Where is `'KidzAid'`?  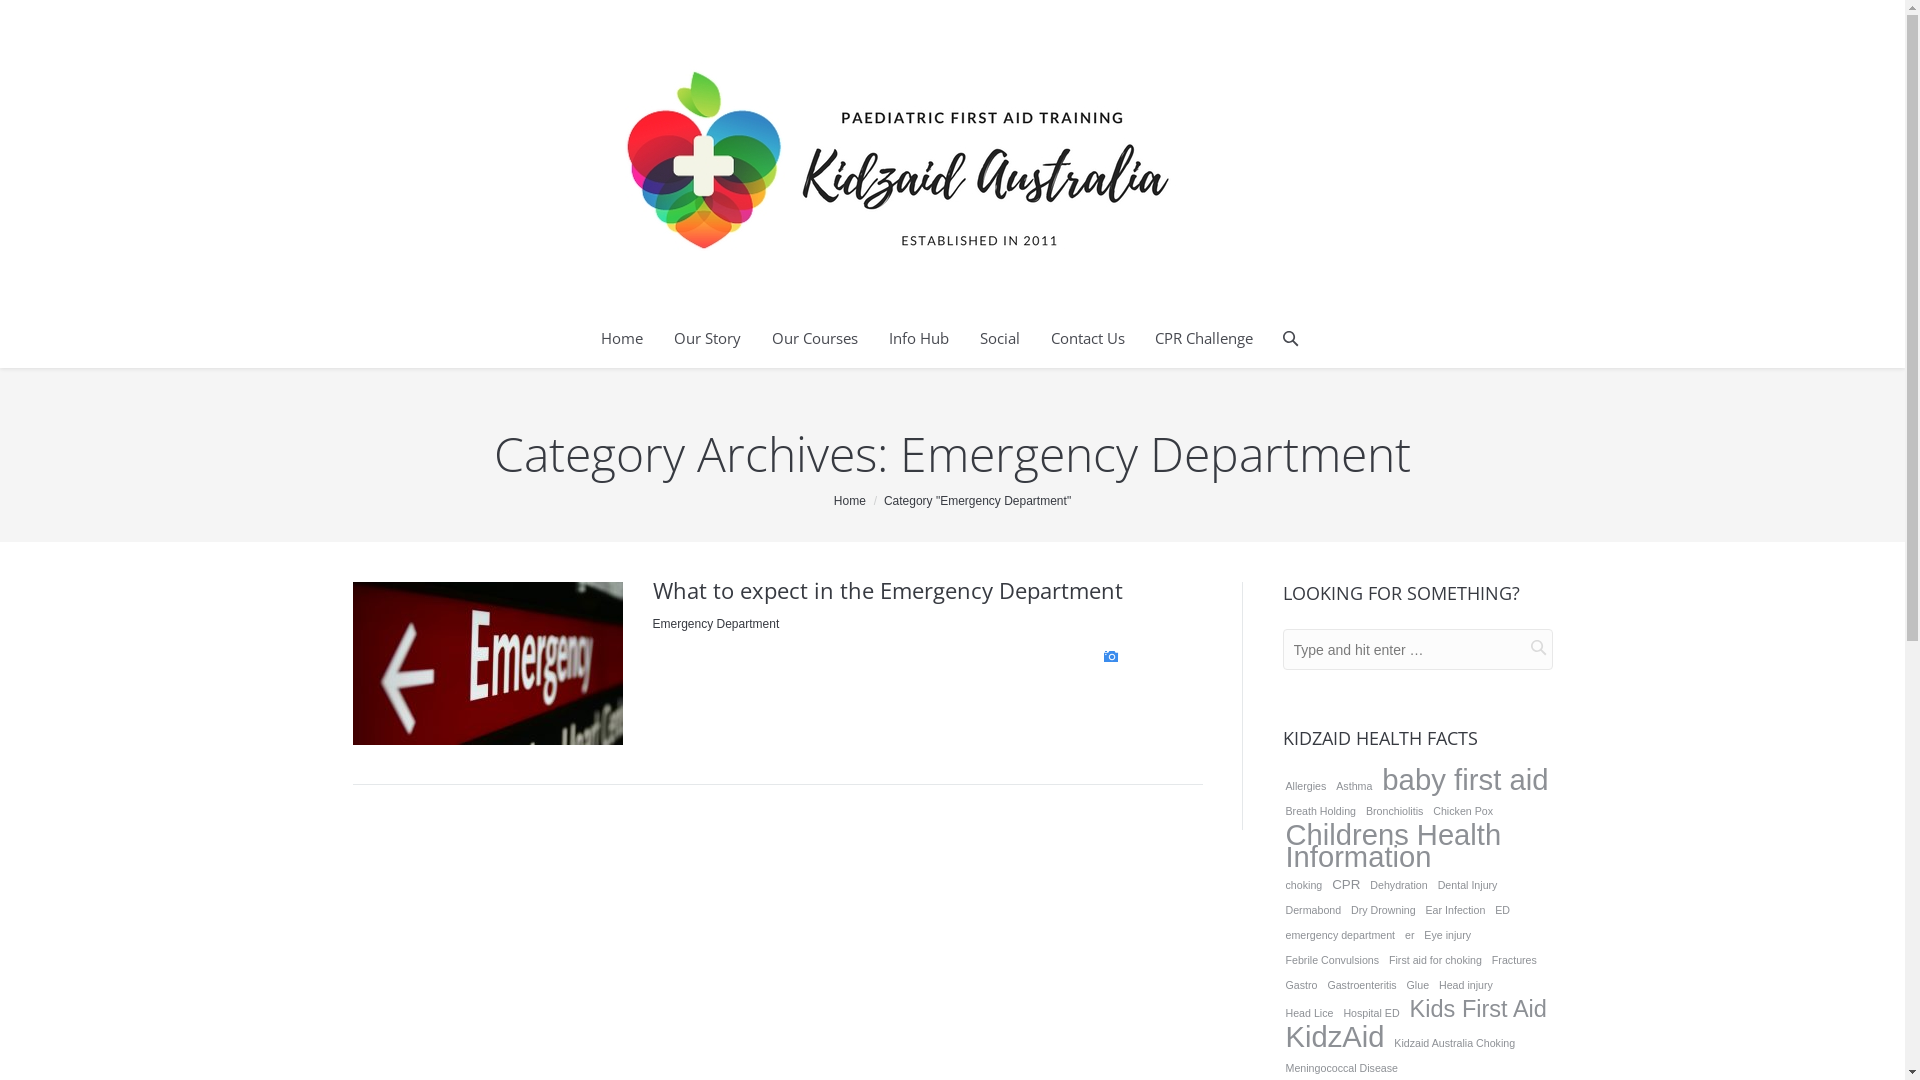 'KidzAid' is located at coordinates (1334, 1036).